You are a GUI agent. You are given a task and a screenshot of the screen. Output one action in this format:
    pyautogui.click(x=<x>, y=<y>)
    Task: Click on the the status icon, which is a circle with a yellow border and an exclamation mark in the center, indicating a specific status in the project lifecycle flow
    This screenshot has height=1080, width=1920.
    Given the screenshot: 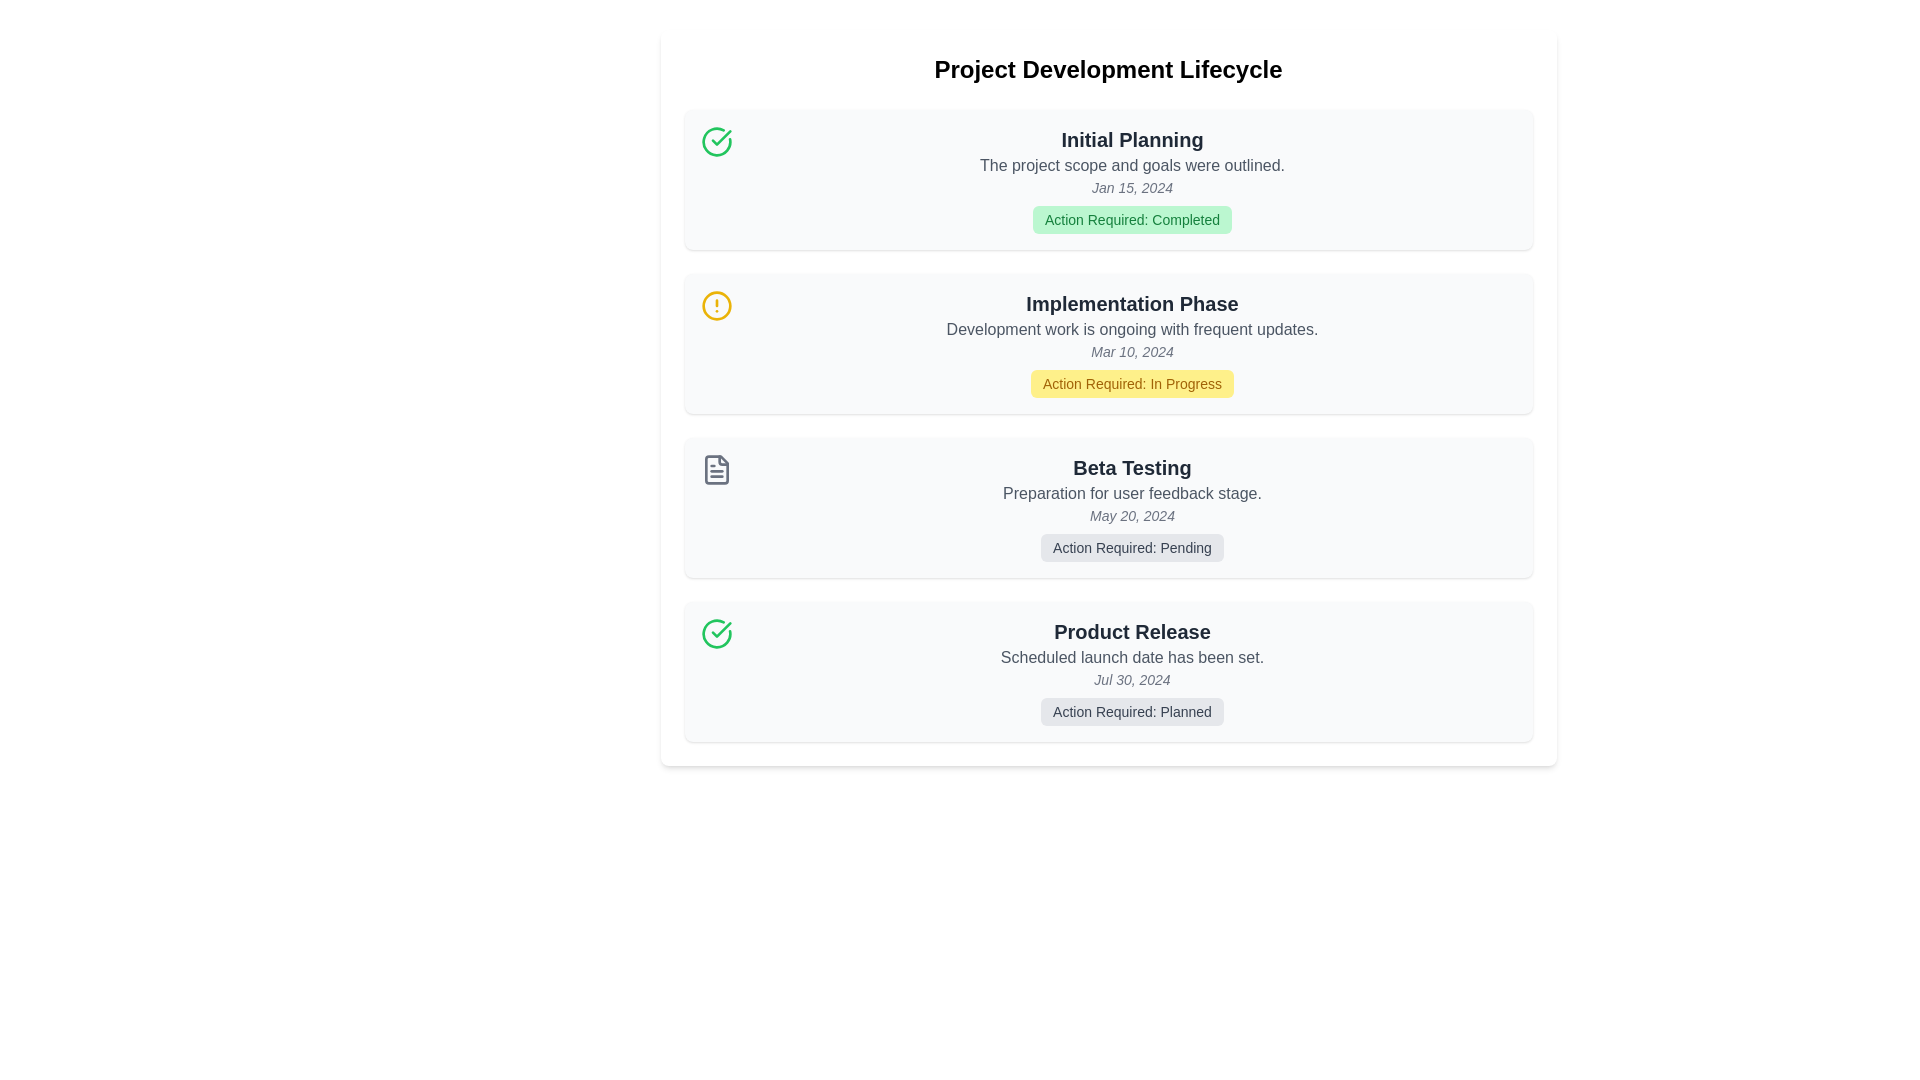 What is the action you would take?
    pyautogui.click(x=716, y=305)
    